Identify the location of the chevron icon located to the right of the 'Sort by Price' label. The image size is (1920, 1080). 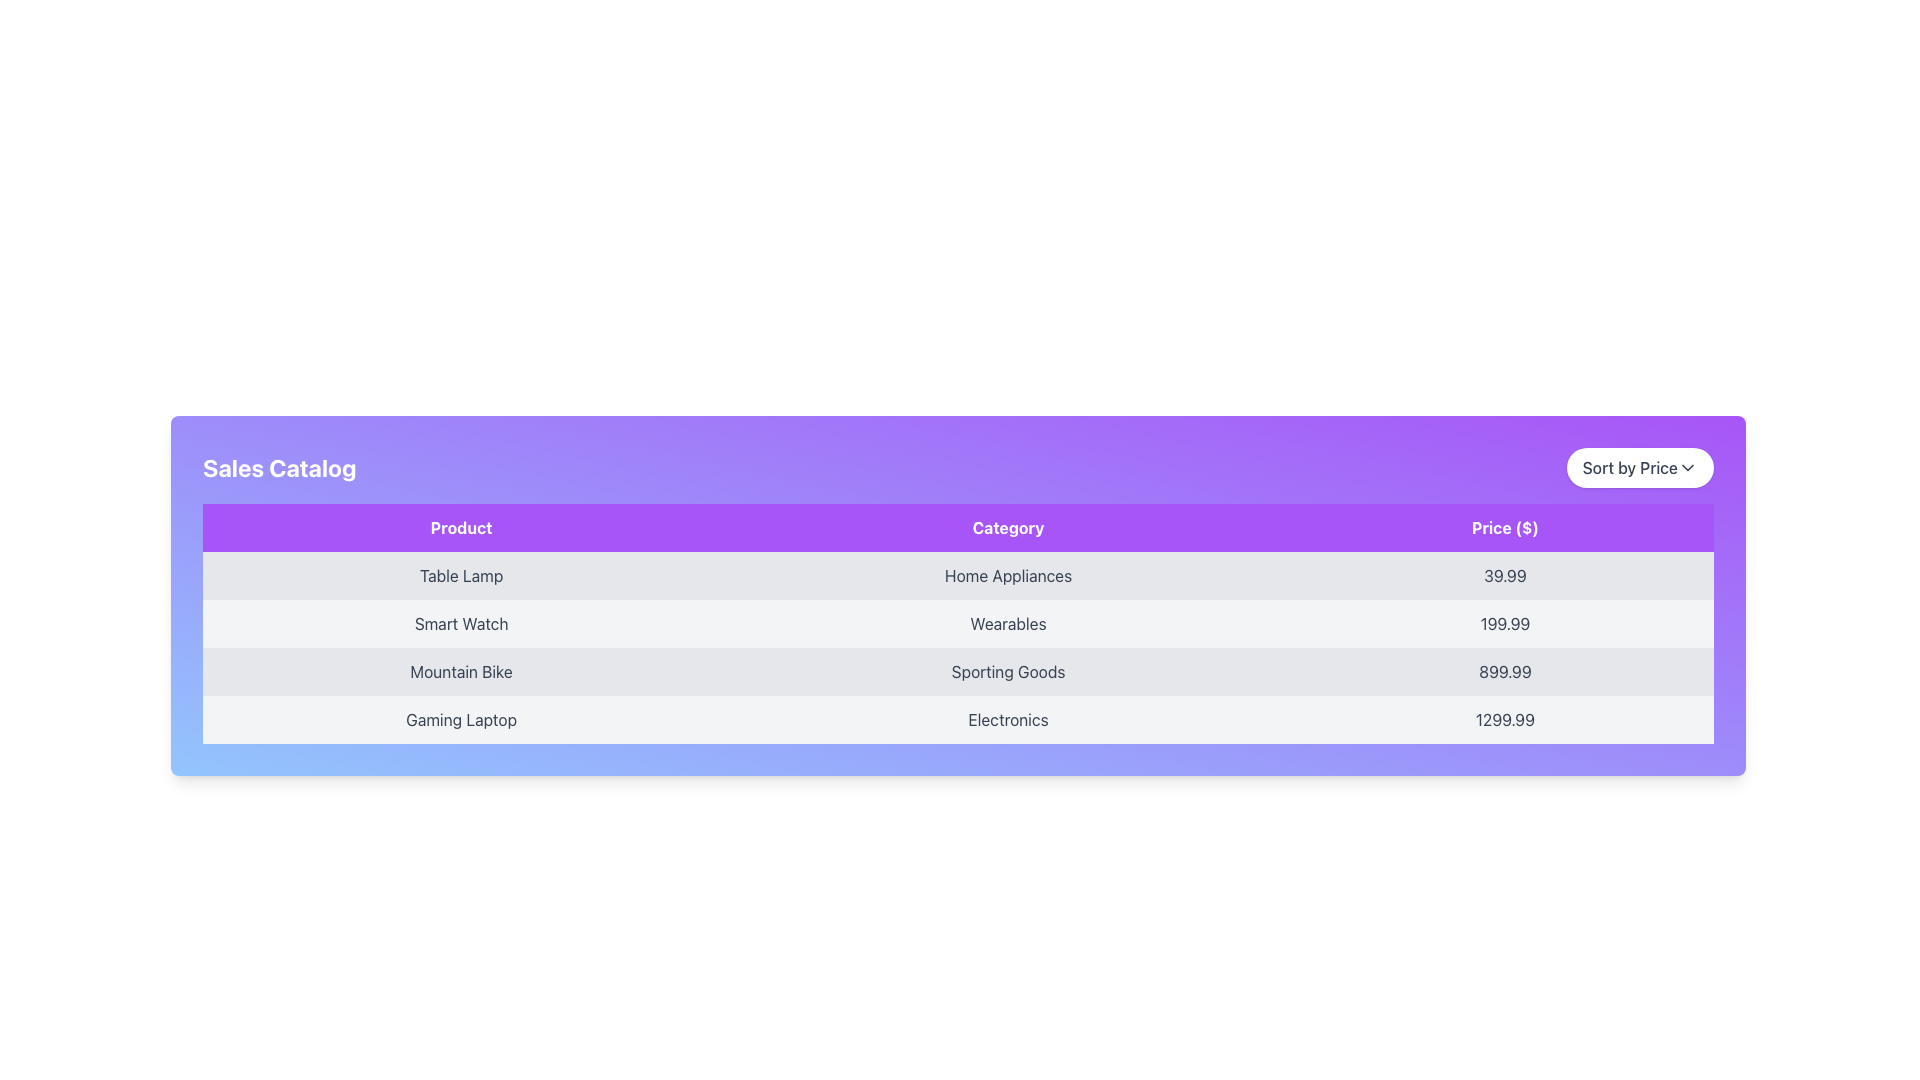
(1687, 467).